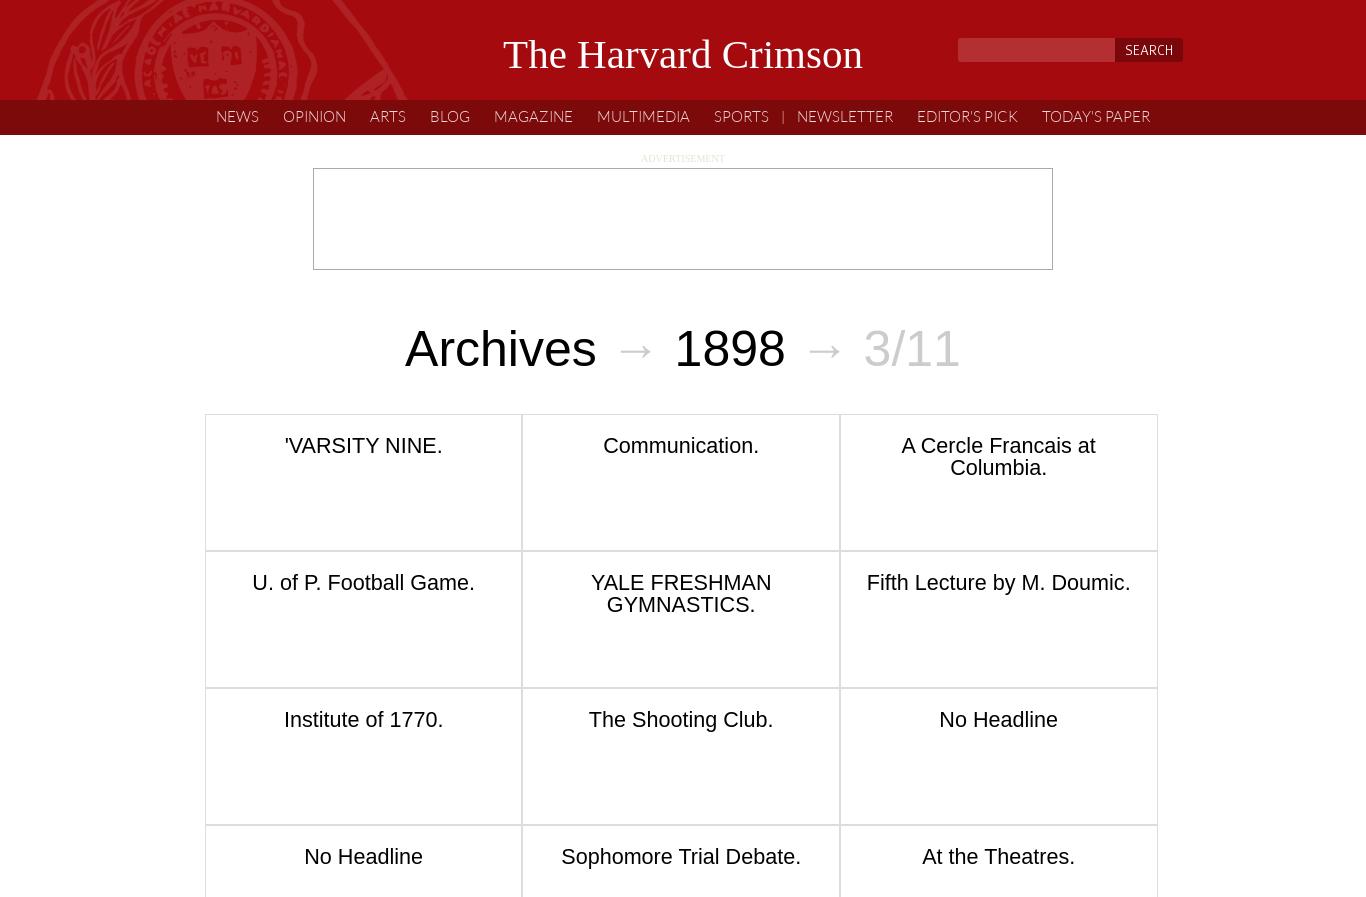  Describe the element at coordinates (1040, 115) in the screenshot. I see `'Today's Paper'` at that location.